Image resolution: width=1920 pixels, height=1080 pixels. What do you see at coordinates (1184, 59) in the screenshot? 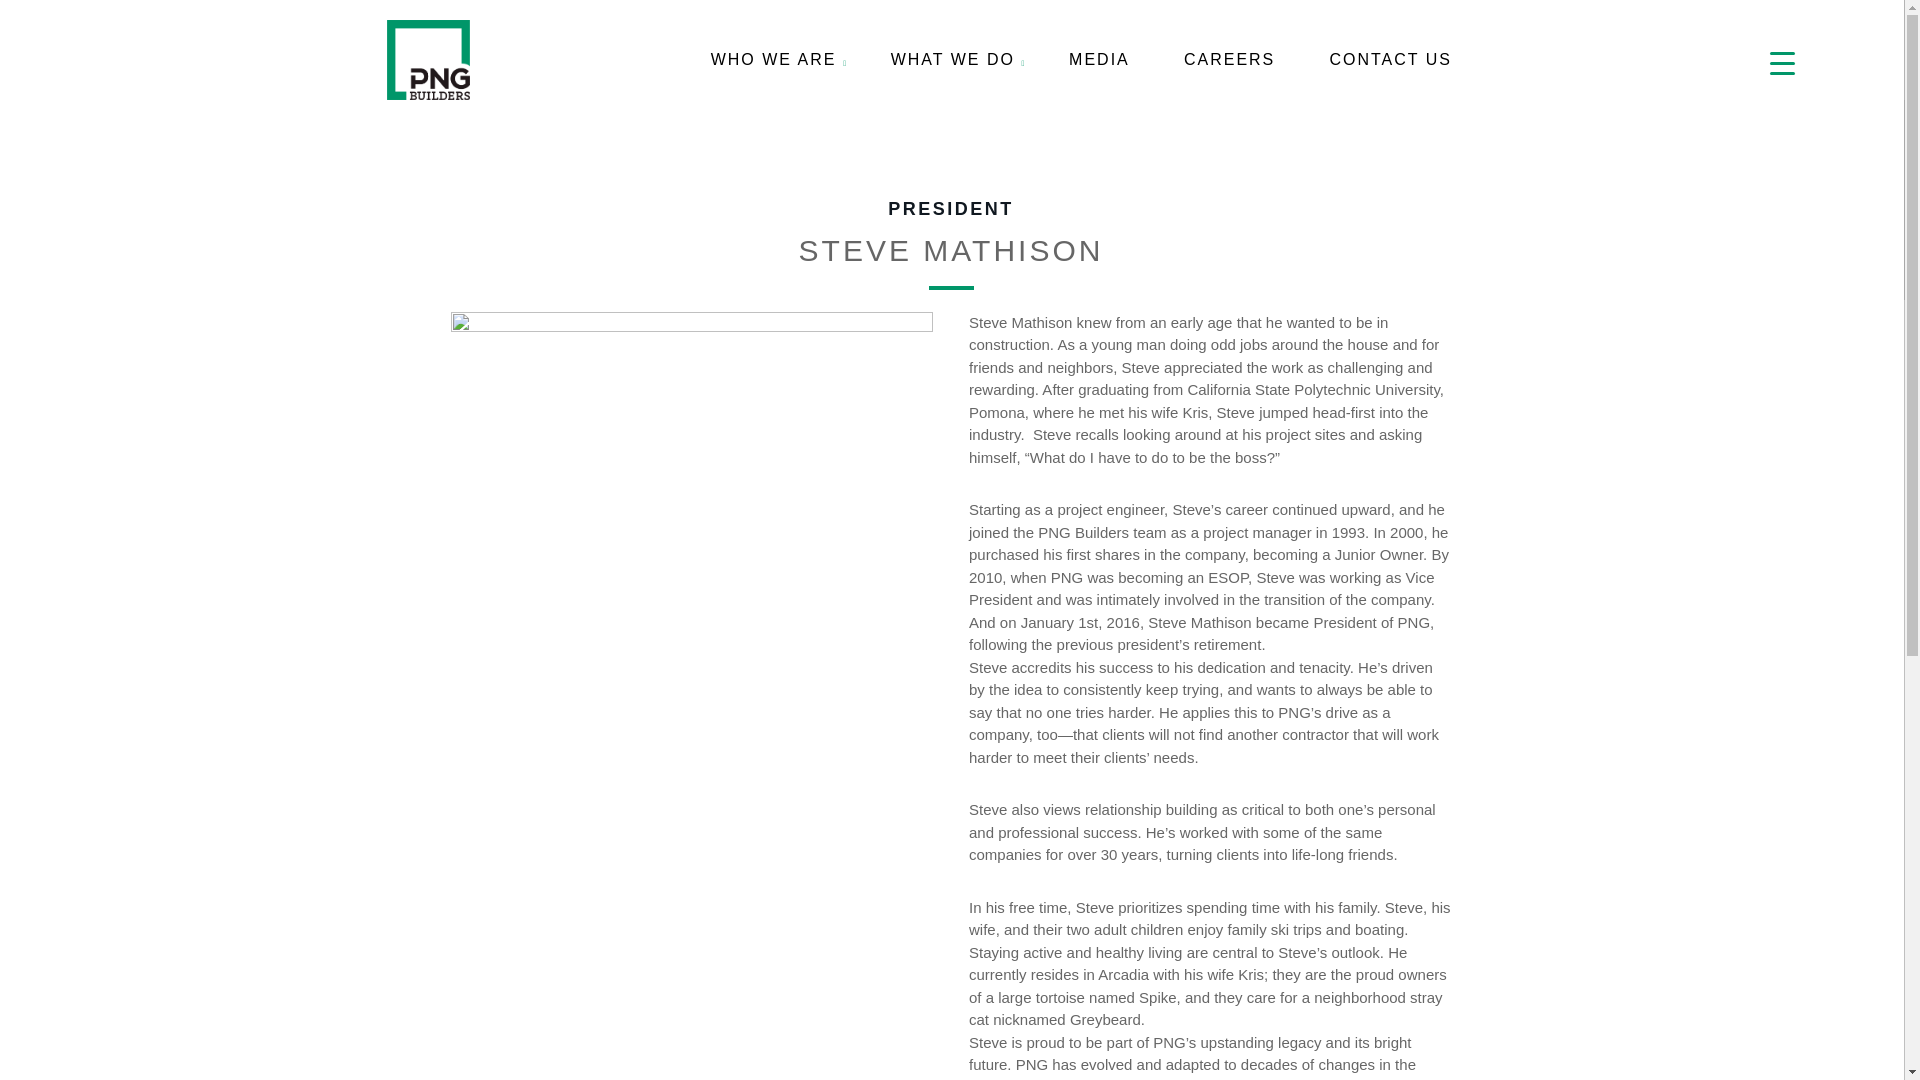
I see `'CAREERS'` at bounding box center [1184, 59].